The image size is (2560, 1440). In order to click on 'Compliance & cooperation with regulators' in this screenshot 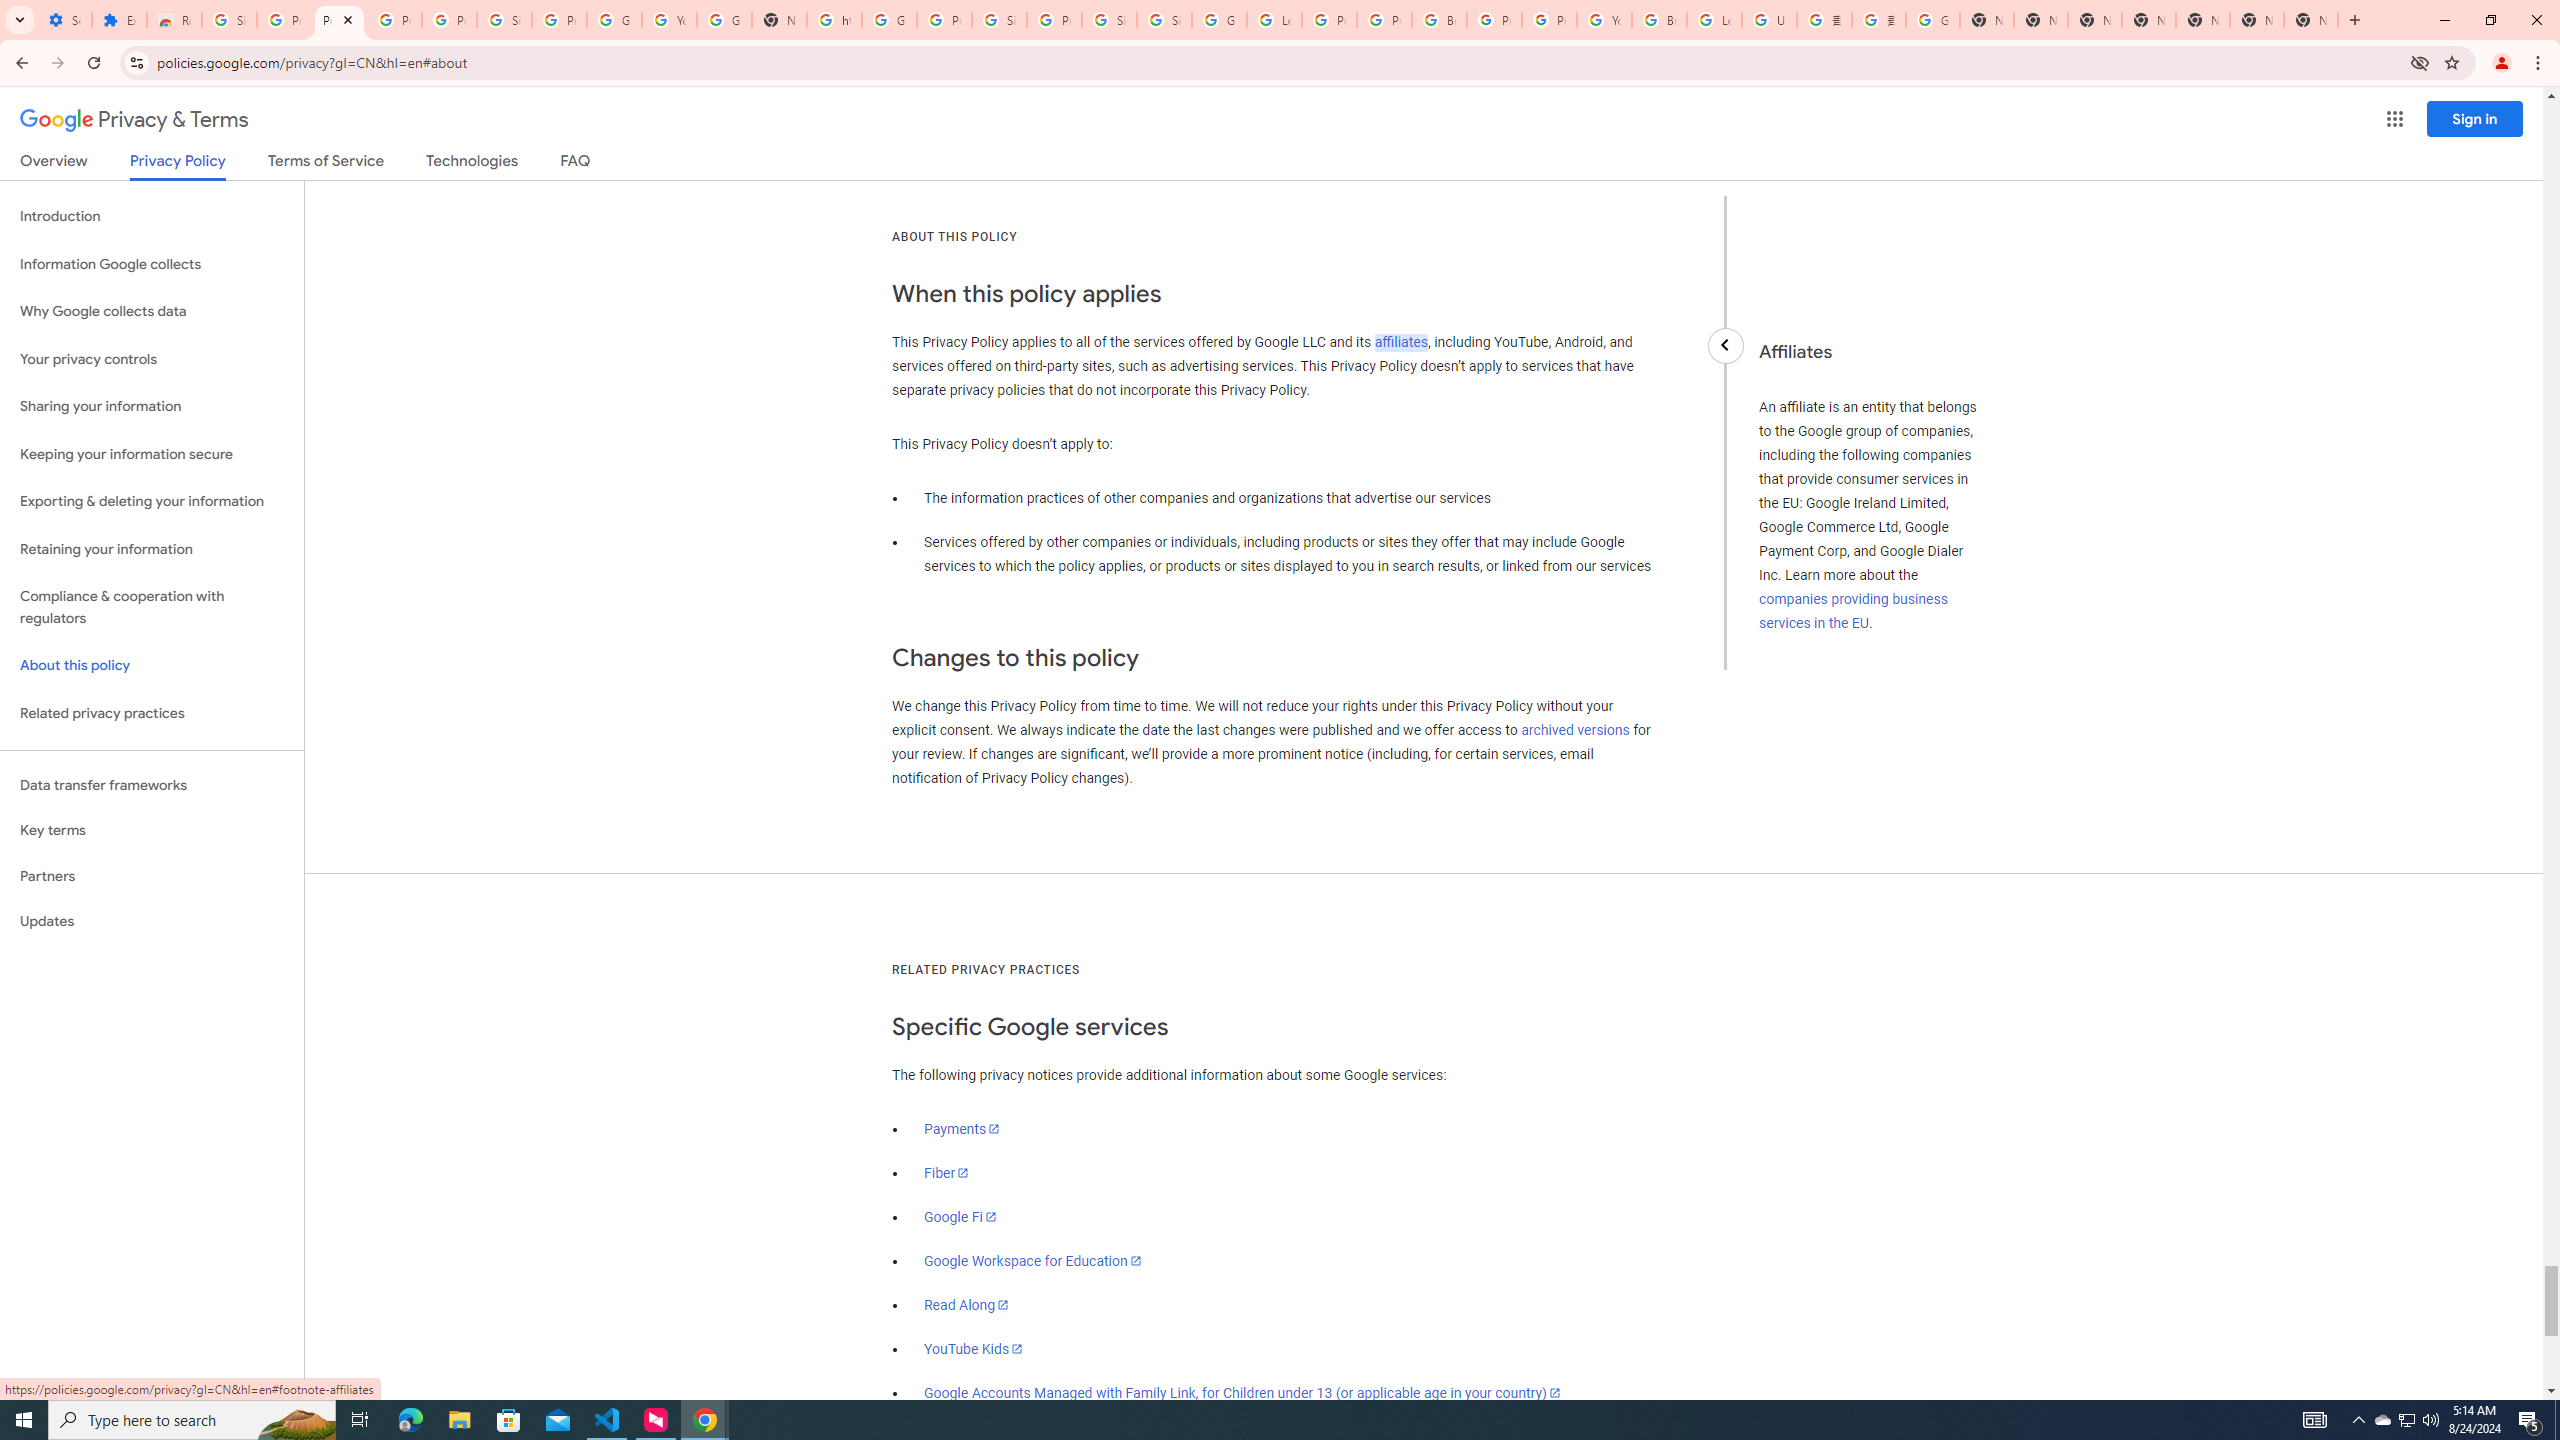, I will do `click(151, 608)`.